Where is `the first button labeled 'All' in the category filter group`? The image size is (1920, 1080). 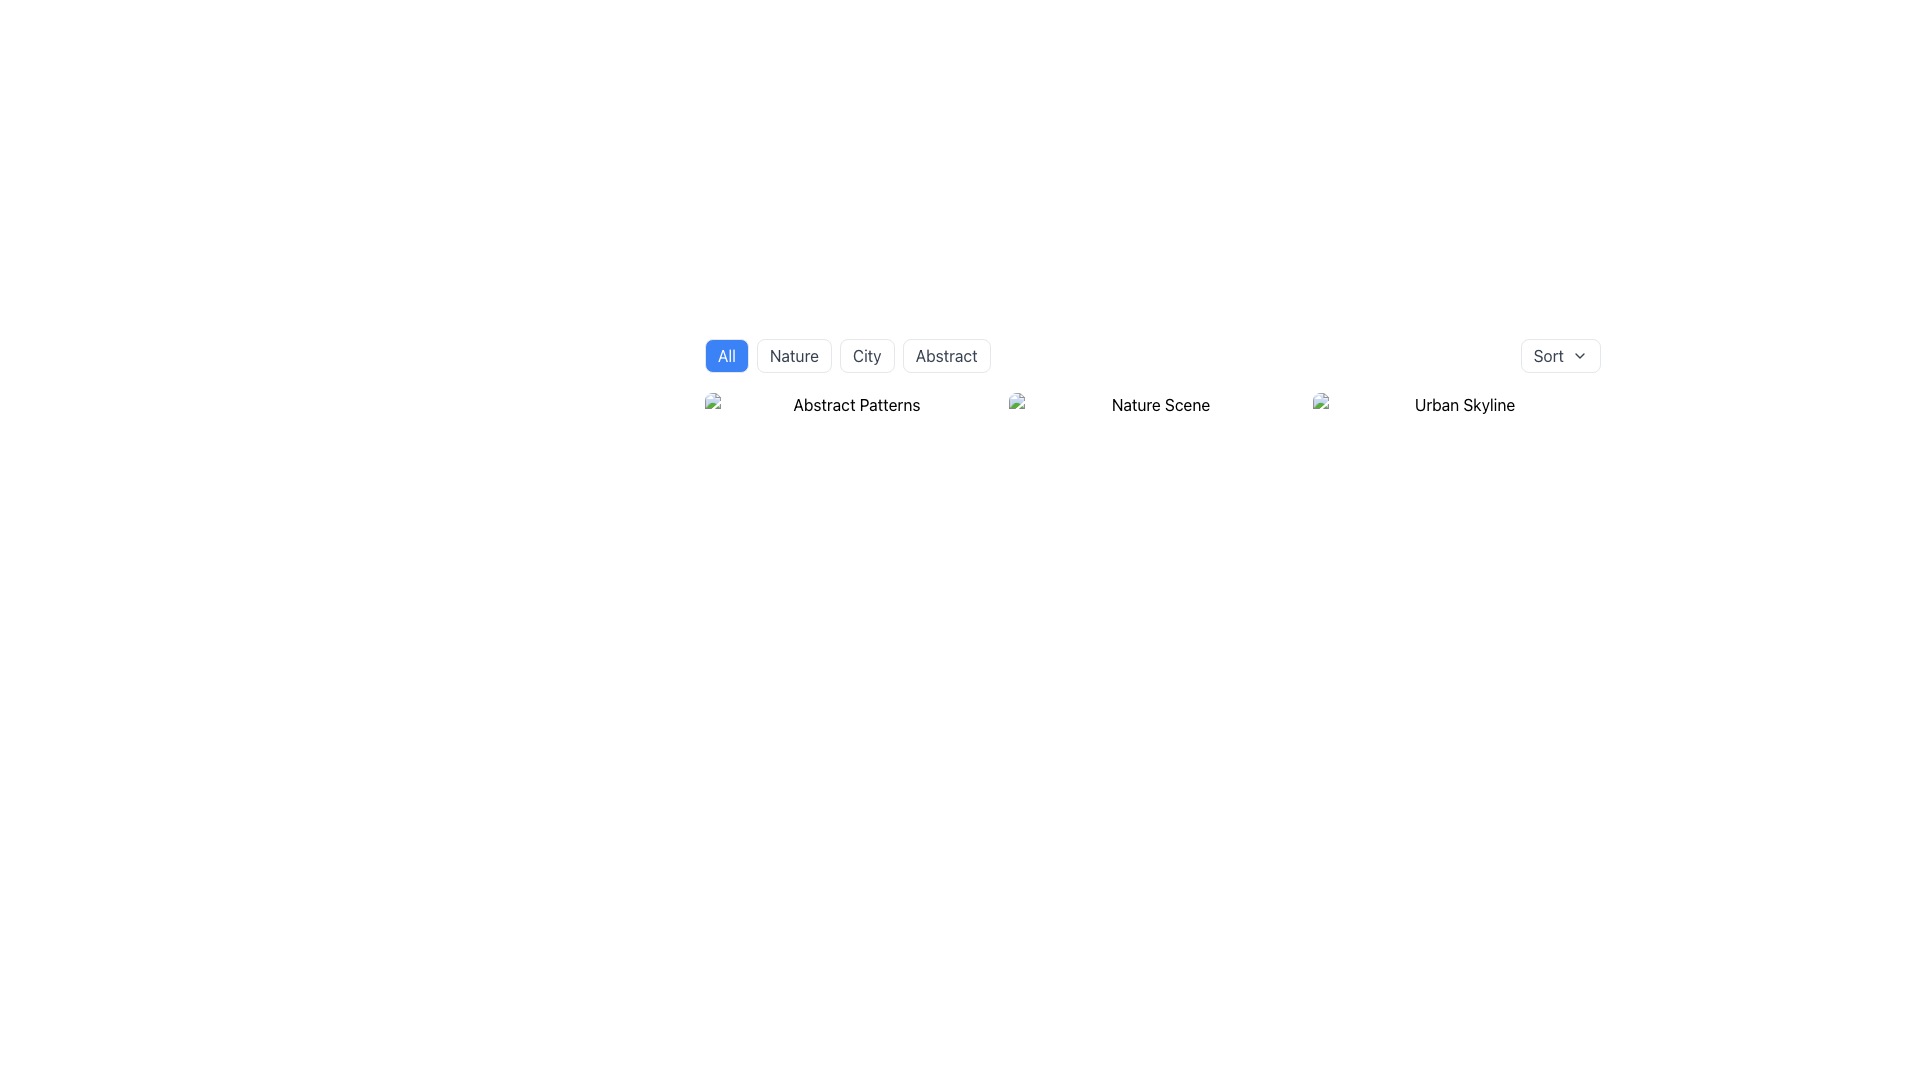 the first button labeled 'All' in the category filter group is located at coordinates (725, 354).